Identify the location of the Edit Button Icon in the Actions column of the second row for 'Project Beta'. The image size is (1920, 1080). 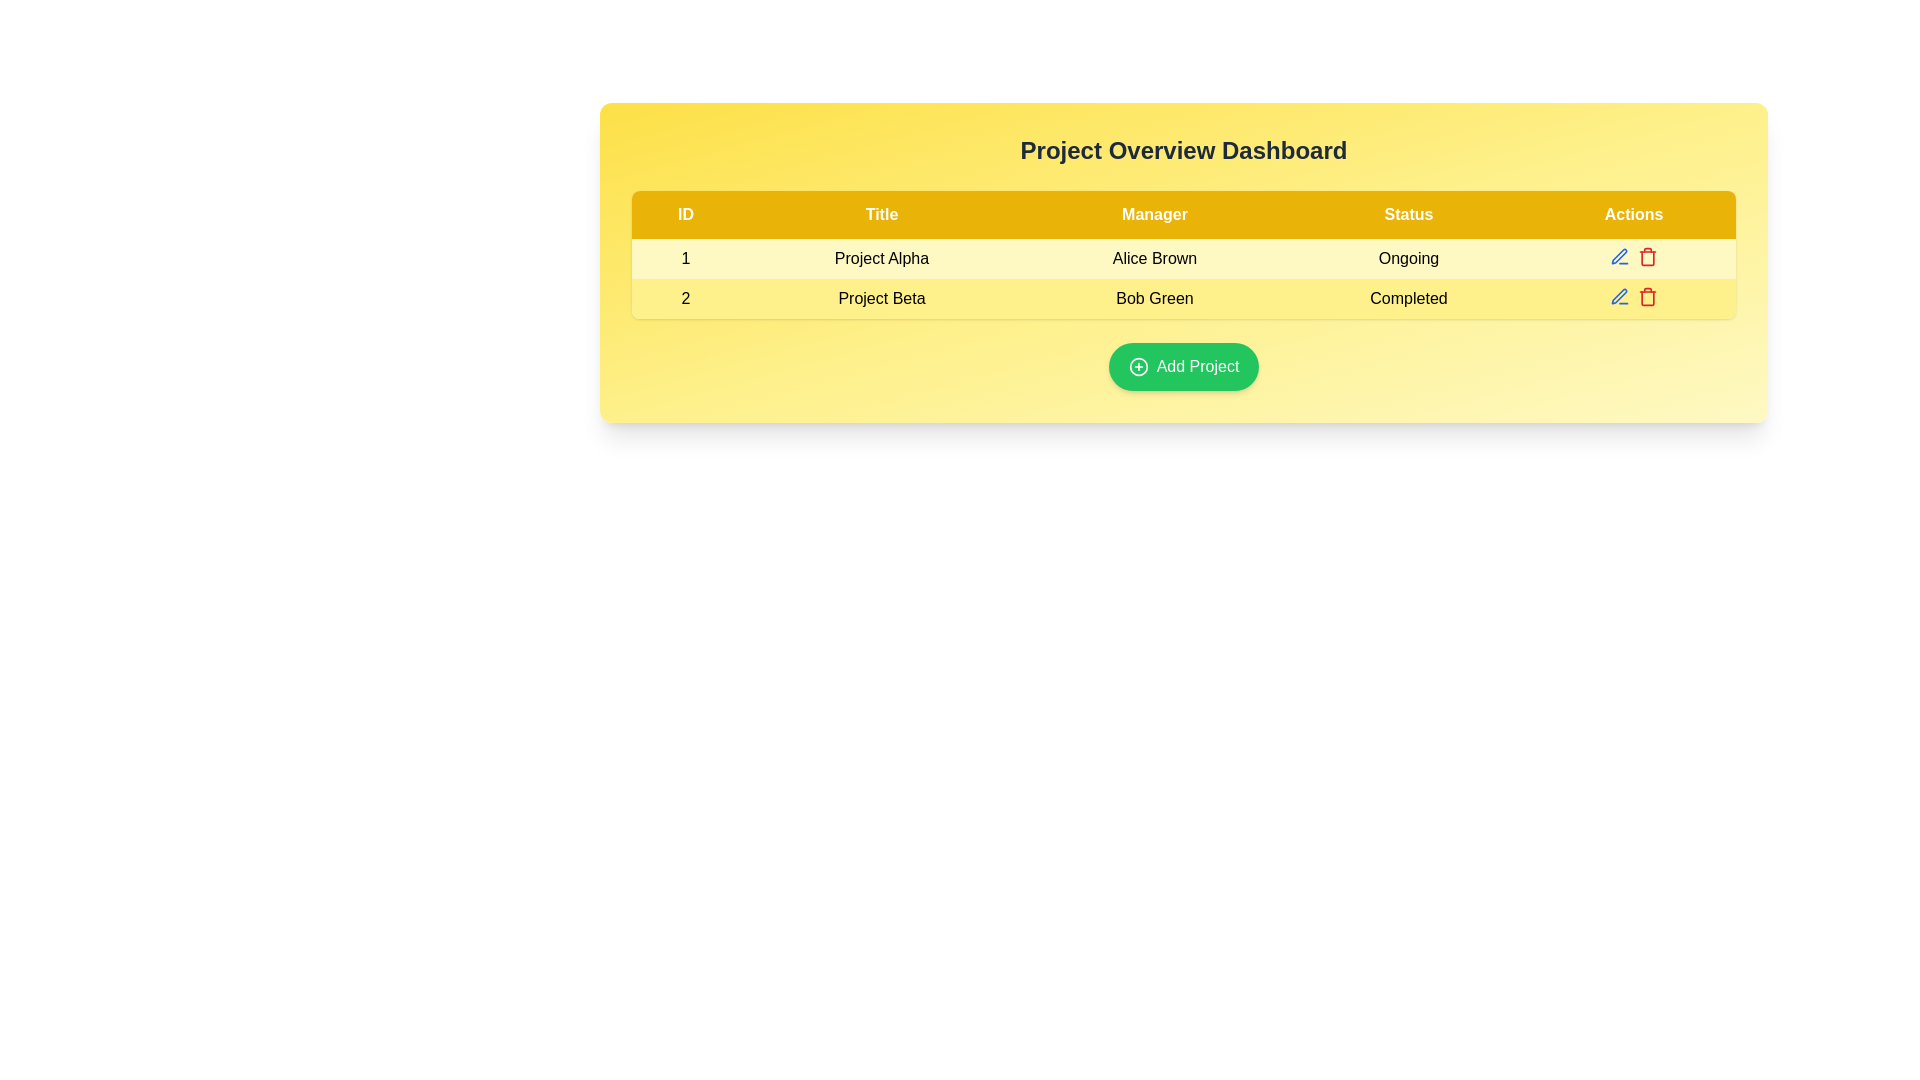
(1619, 255).